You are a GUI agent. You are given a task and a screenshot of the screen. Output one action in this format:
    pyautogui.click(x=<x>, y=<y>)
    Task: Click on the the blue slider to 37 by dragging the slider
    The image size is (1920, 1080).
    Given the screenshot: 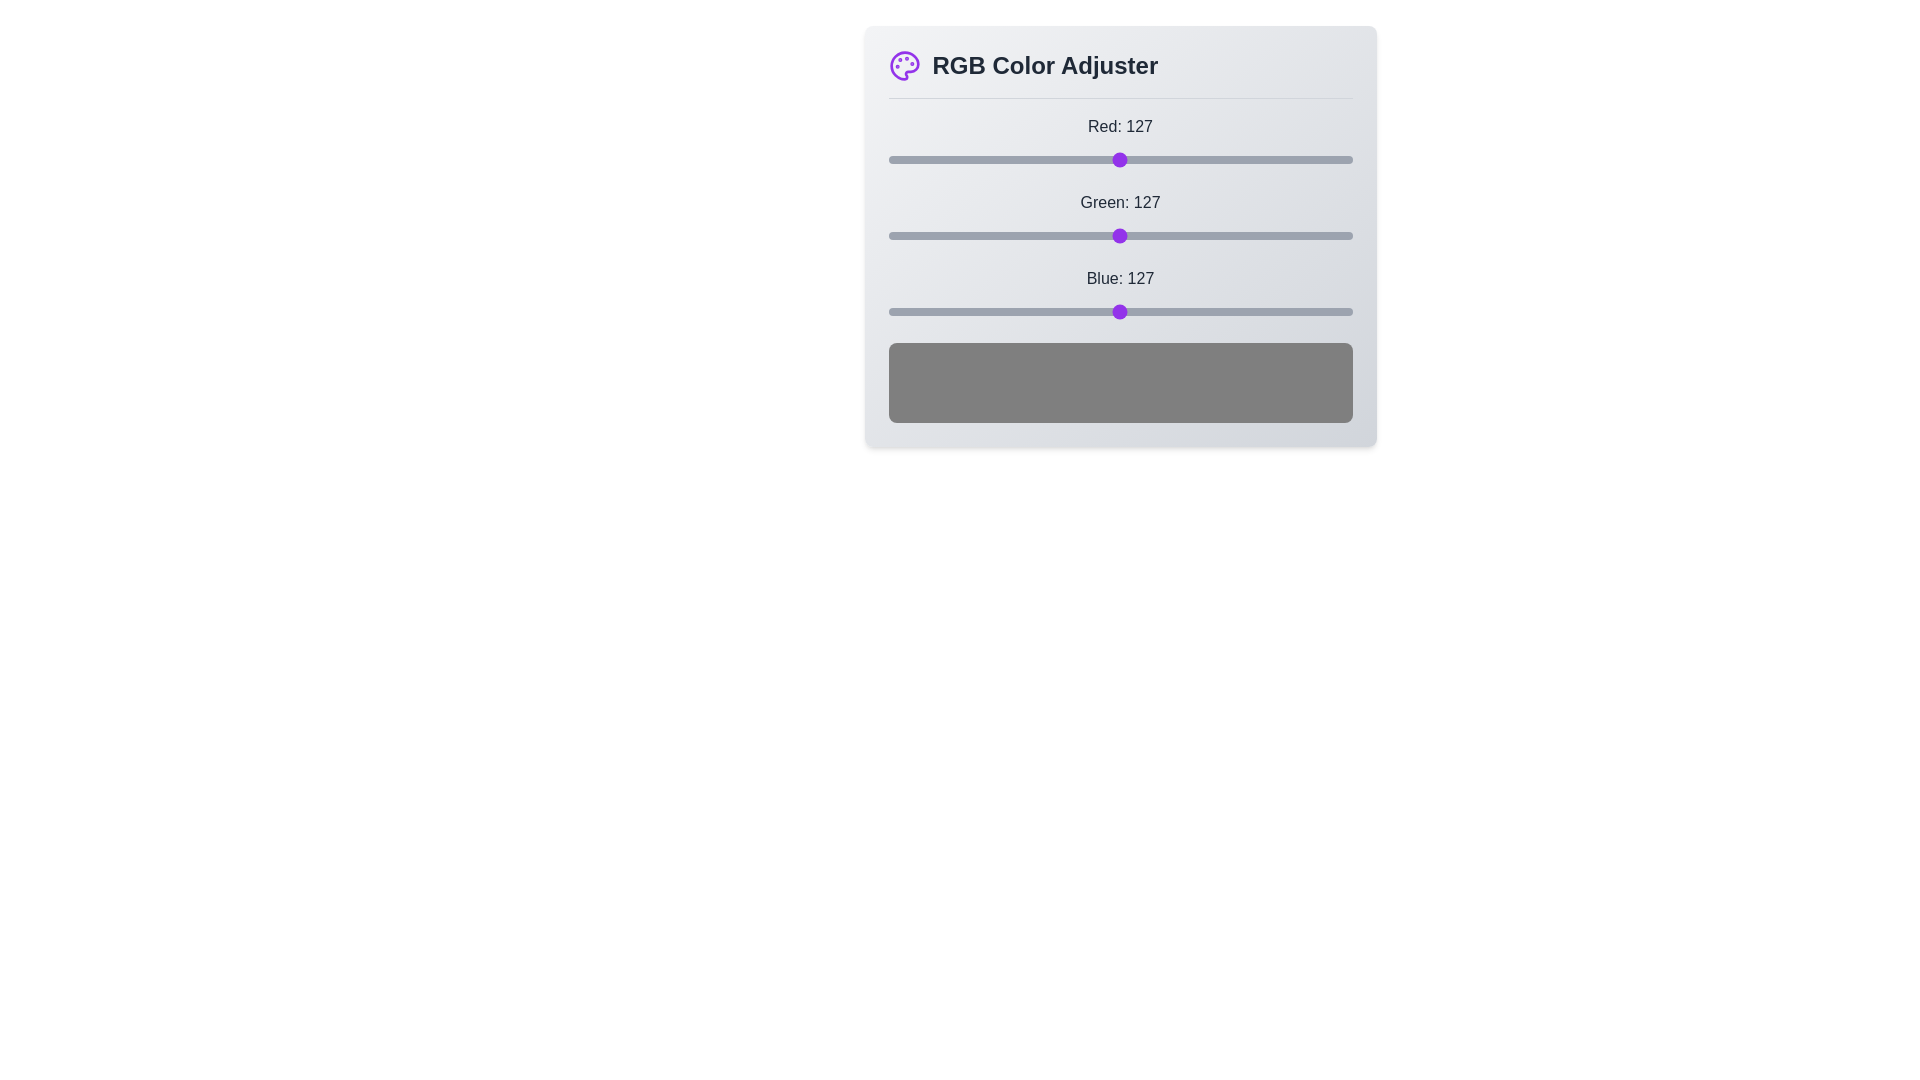 What is the action you would take?
    pyautogui.click(x=954, y=312)
    